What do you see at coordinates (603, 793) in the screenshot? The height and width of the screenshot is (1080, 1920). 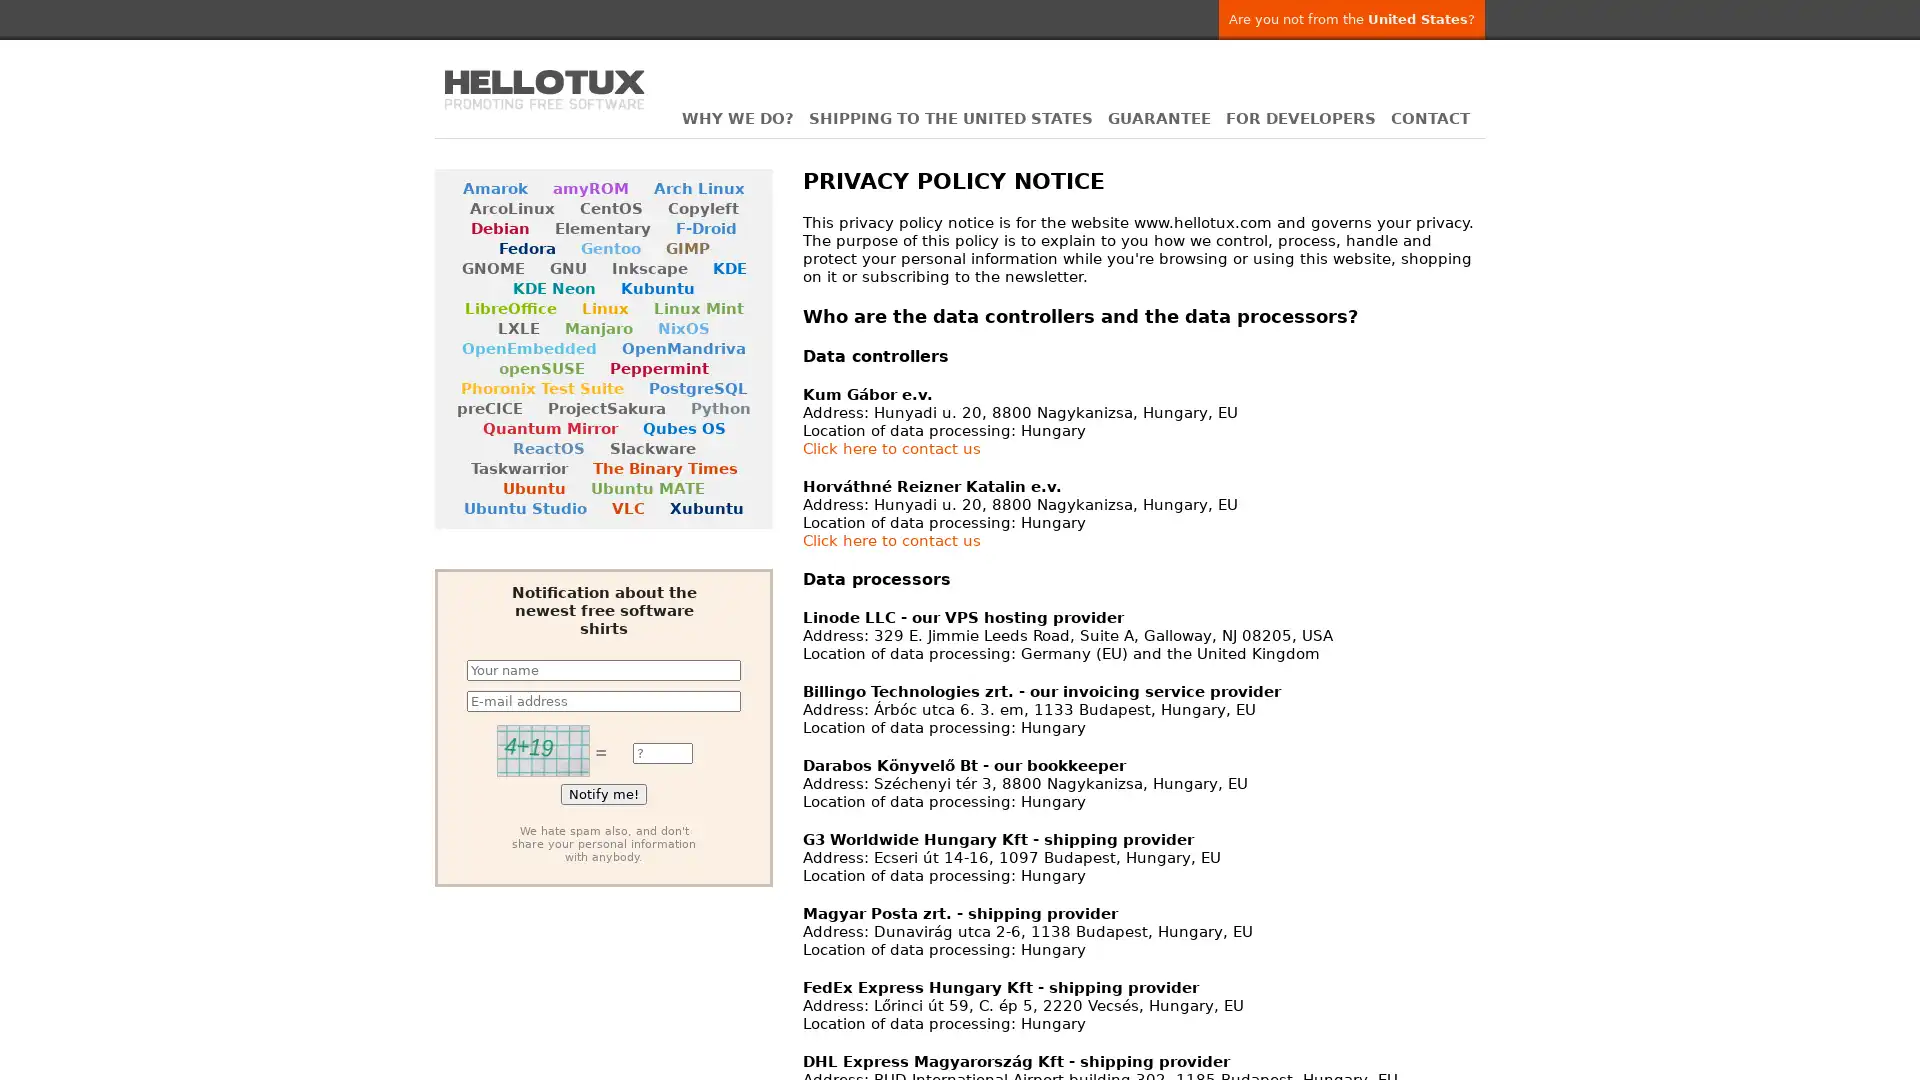 I see `Notify me!` at bounding box center [603, 793].